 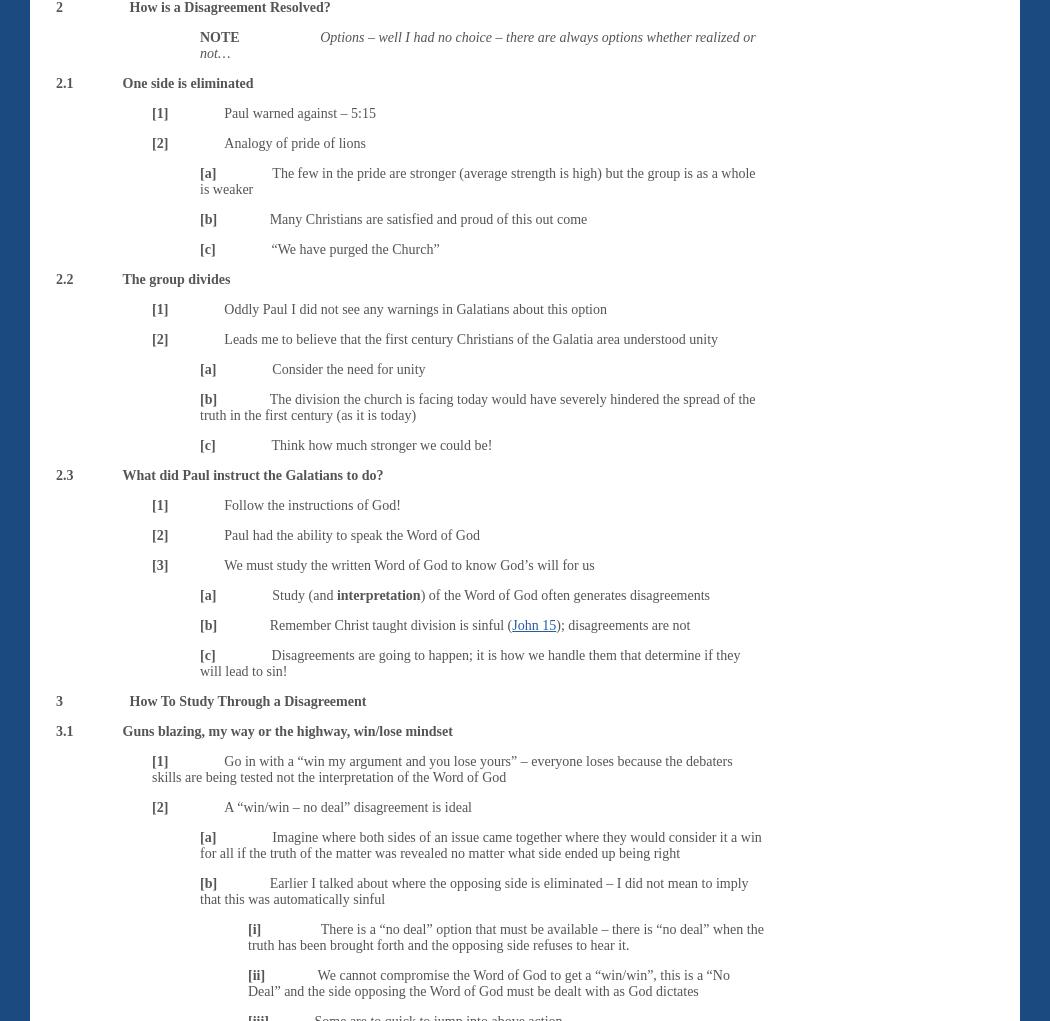 What do you see at coordinates (303, 594) in the screenshot?
I see `'Study (and'` at bounding box center [303, 594].